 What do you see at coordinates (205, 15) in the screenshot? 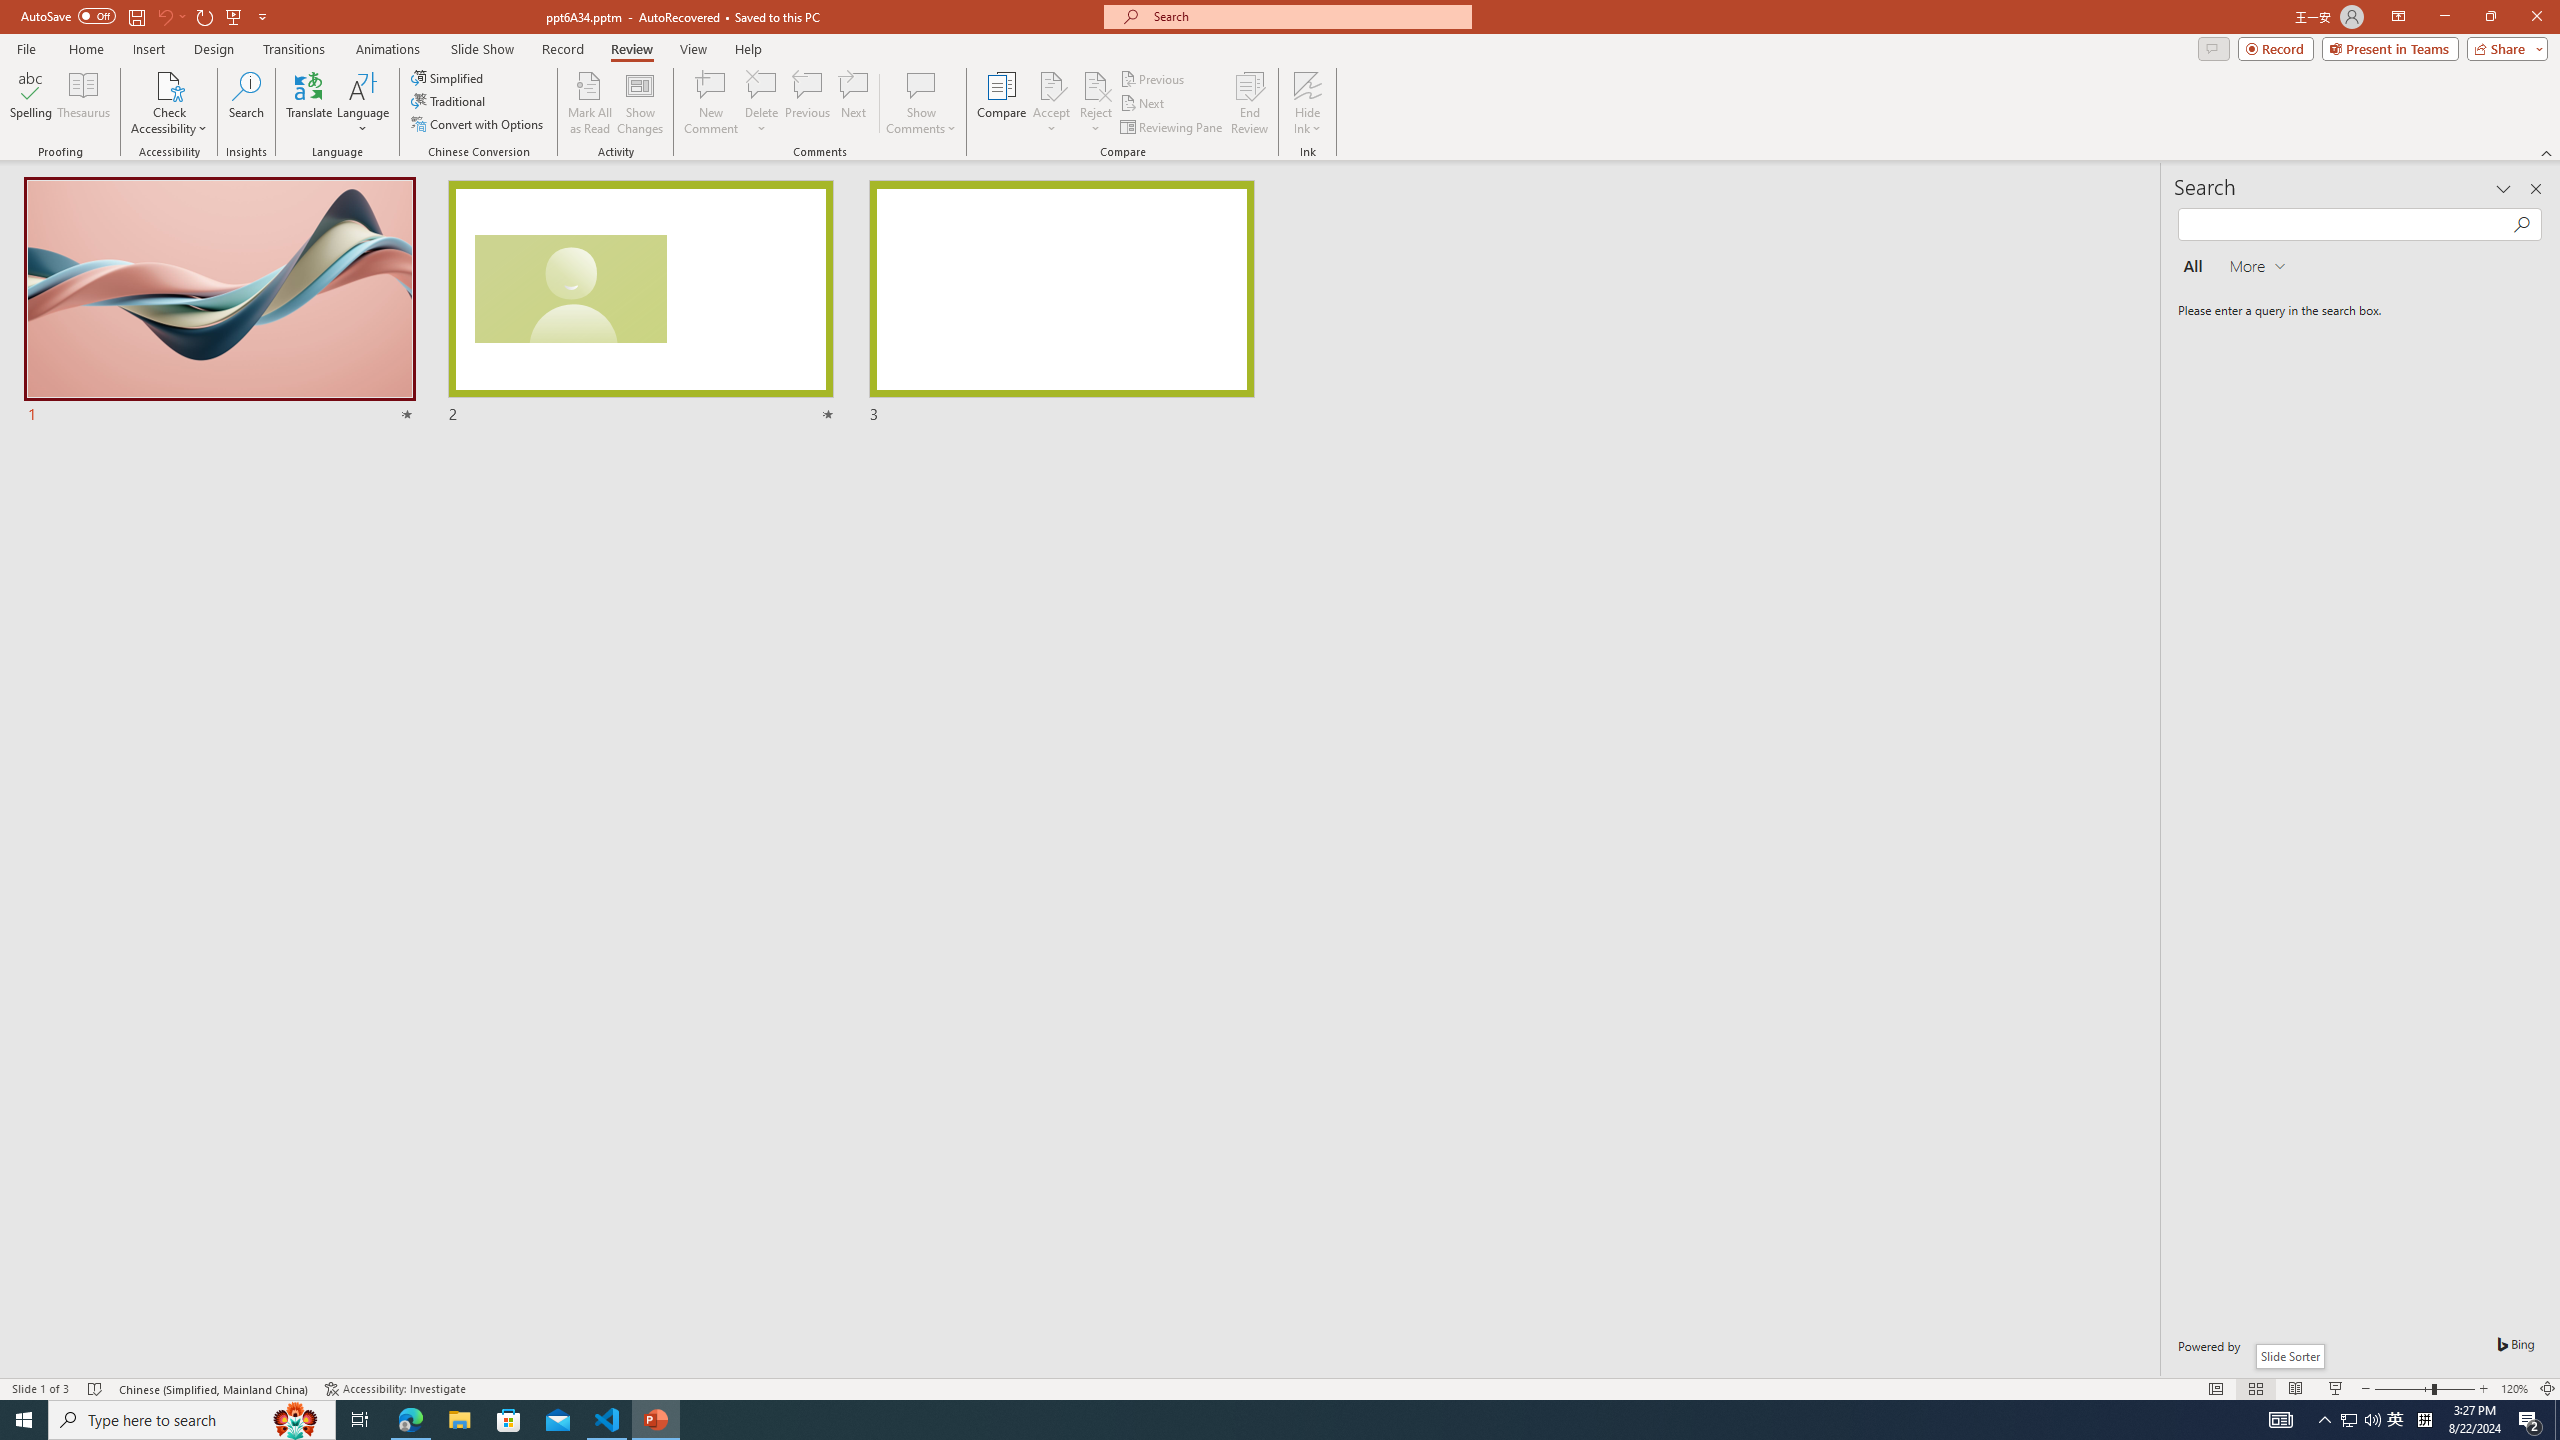
I see `'Redo'` at bounding box center [205, 15].